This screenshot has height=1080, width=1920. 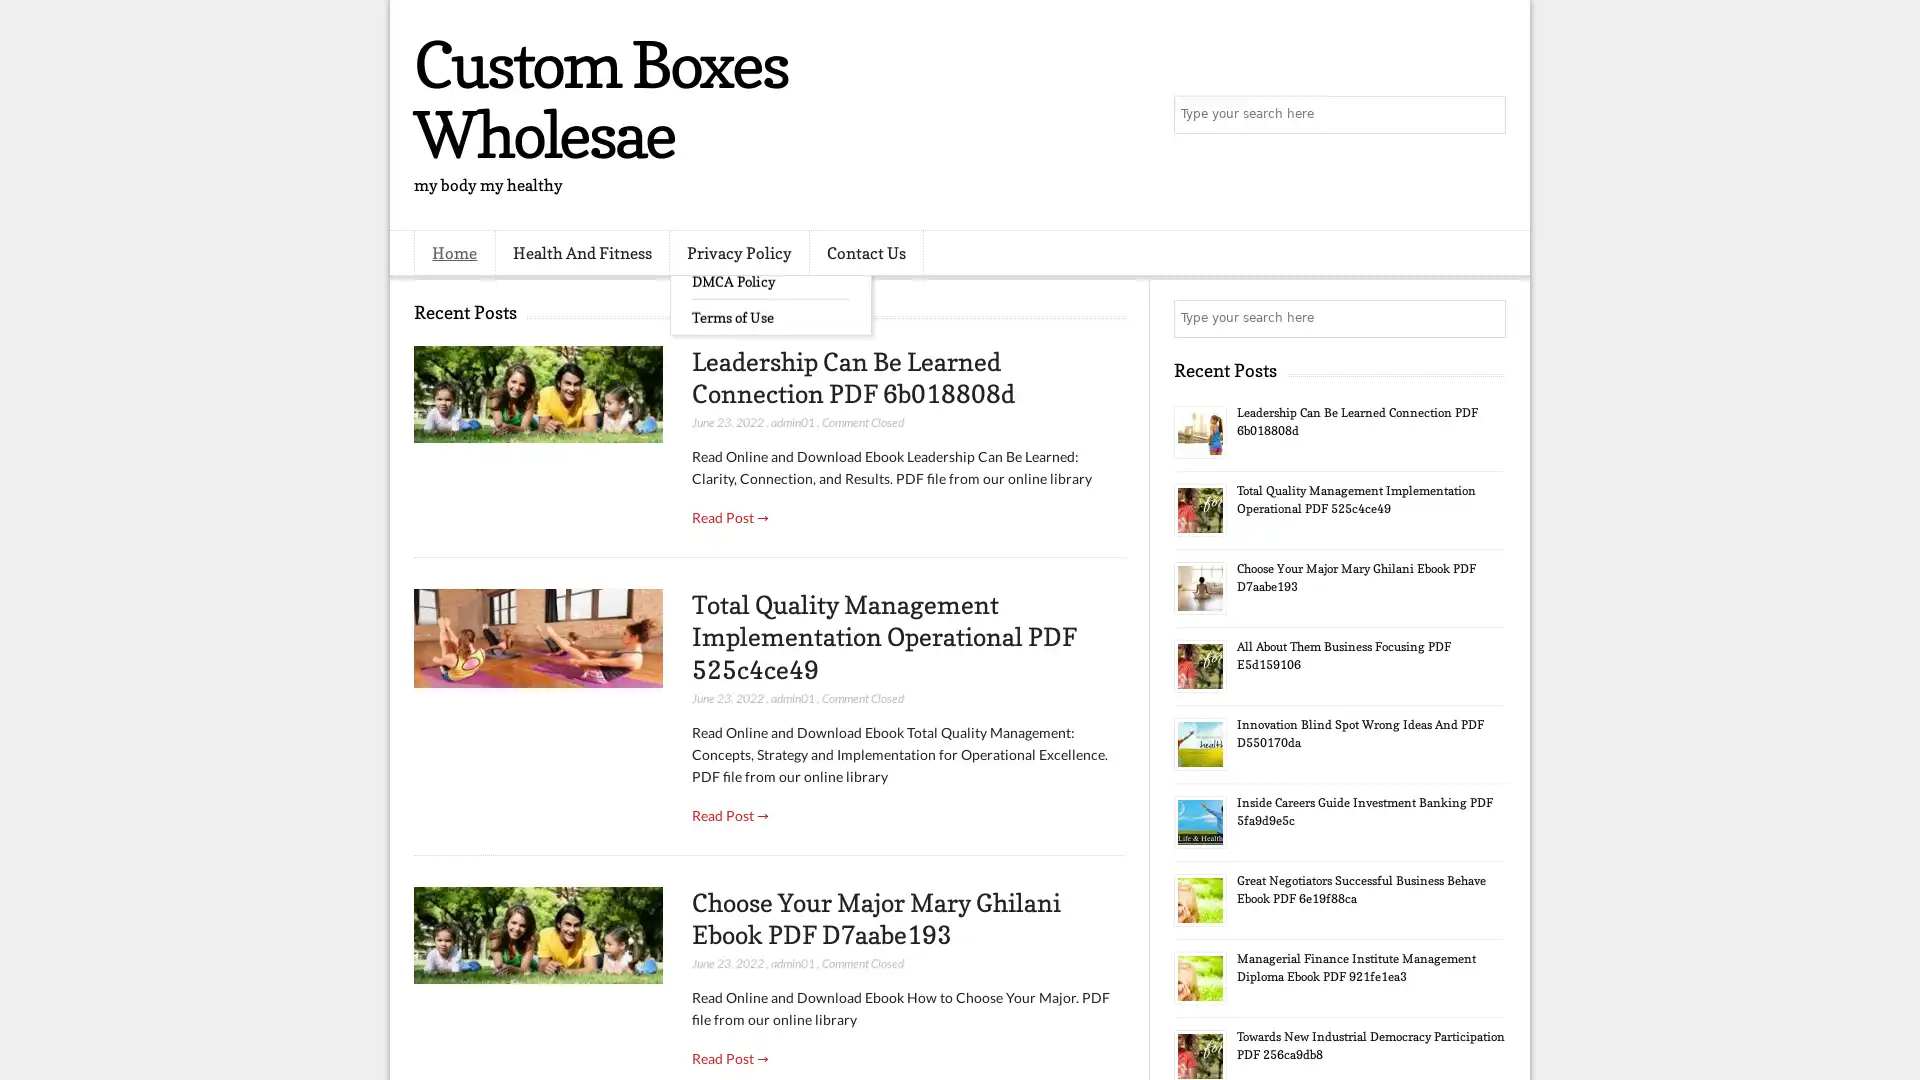 I want to click on Search, so click(x=1485, y=115).